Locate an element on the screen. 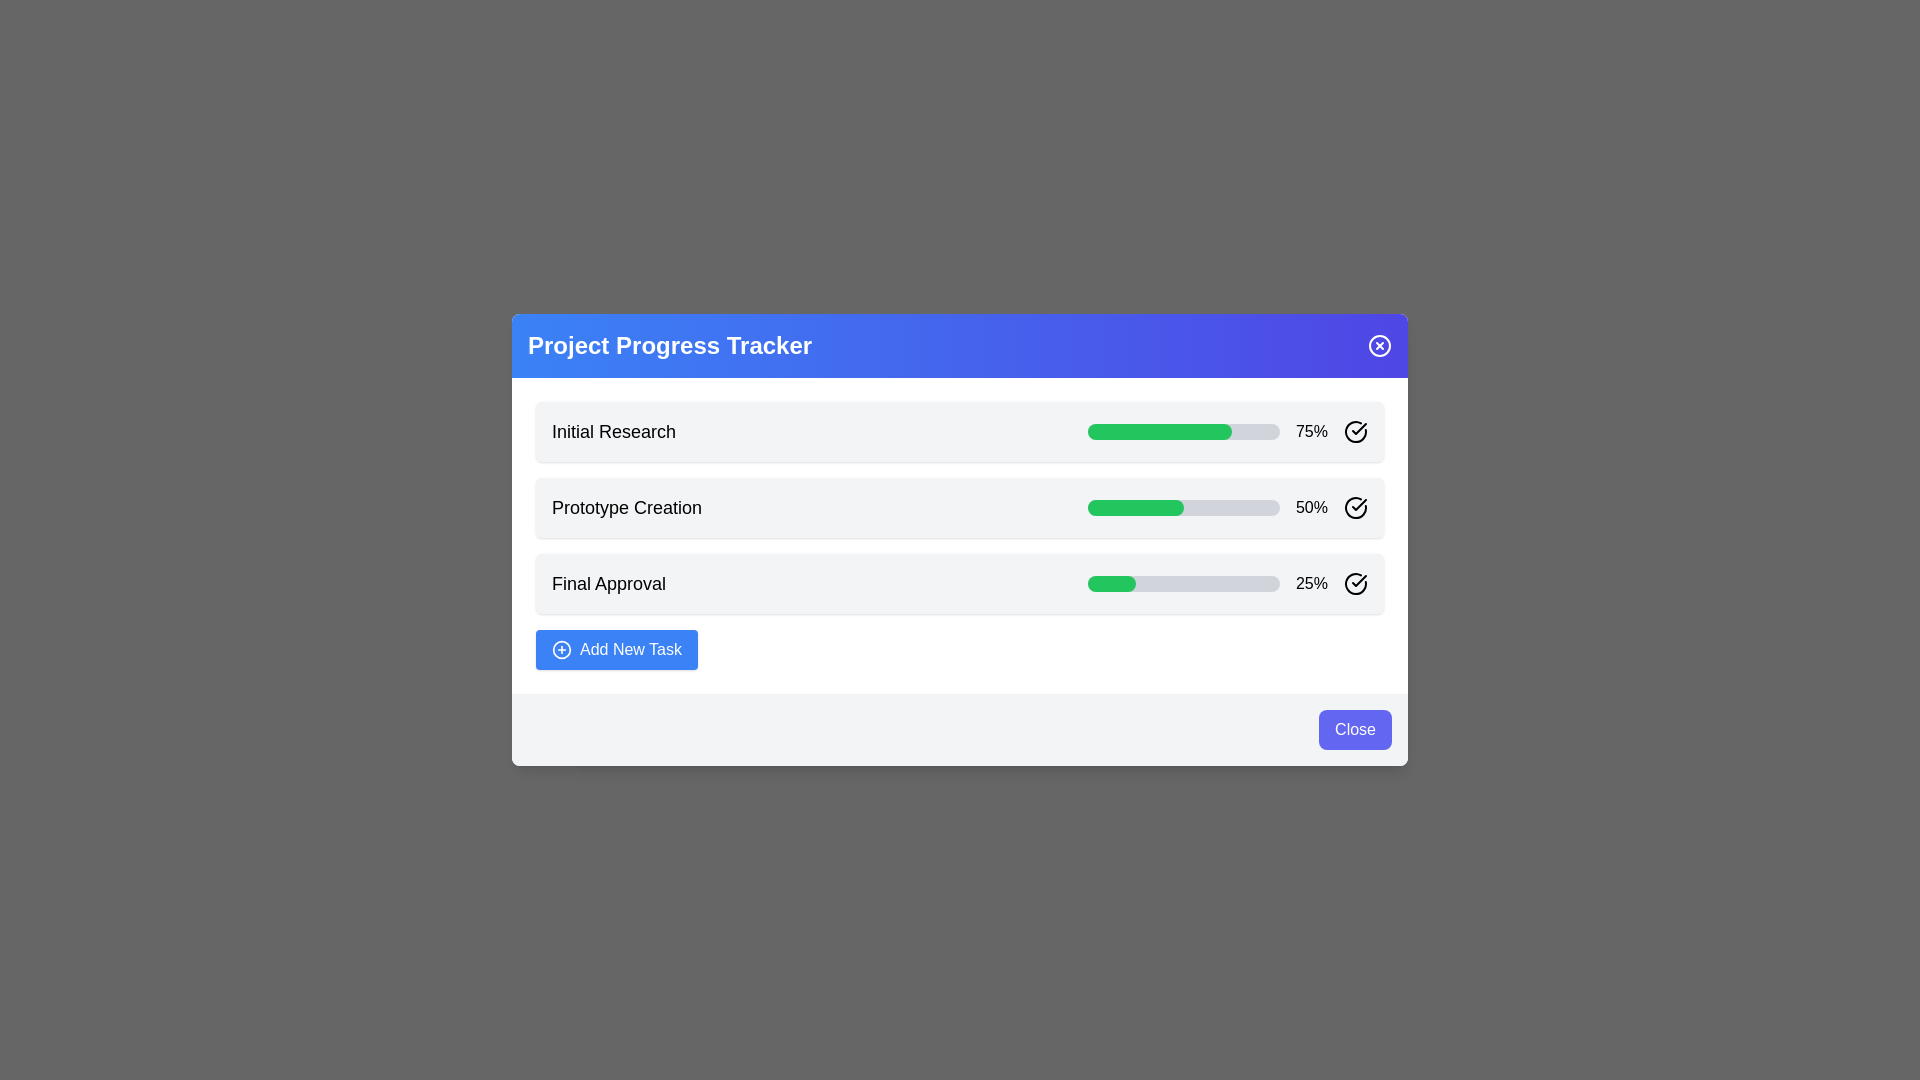  the current progress visually of the progress bar located in the third row of the task list labeled 'Final Approval' which represents 25% is located at coordinates (1184, 583).